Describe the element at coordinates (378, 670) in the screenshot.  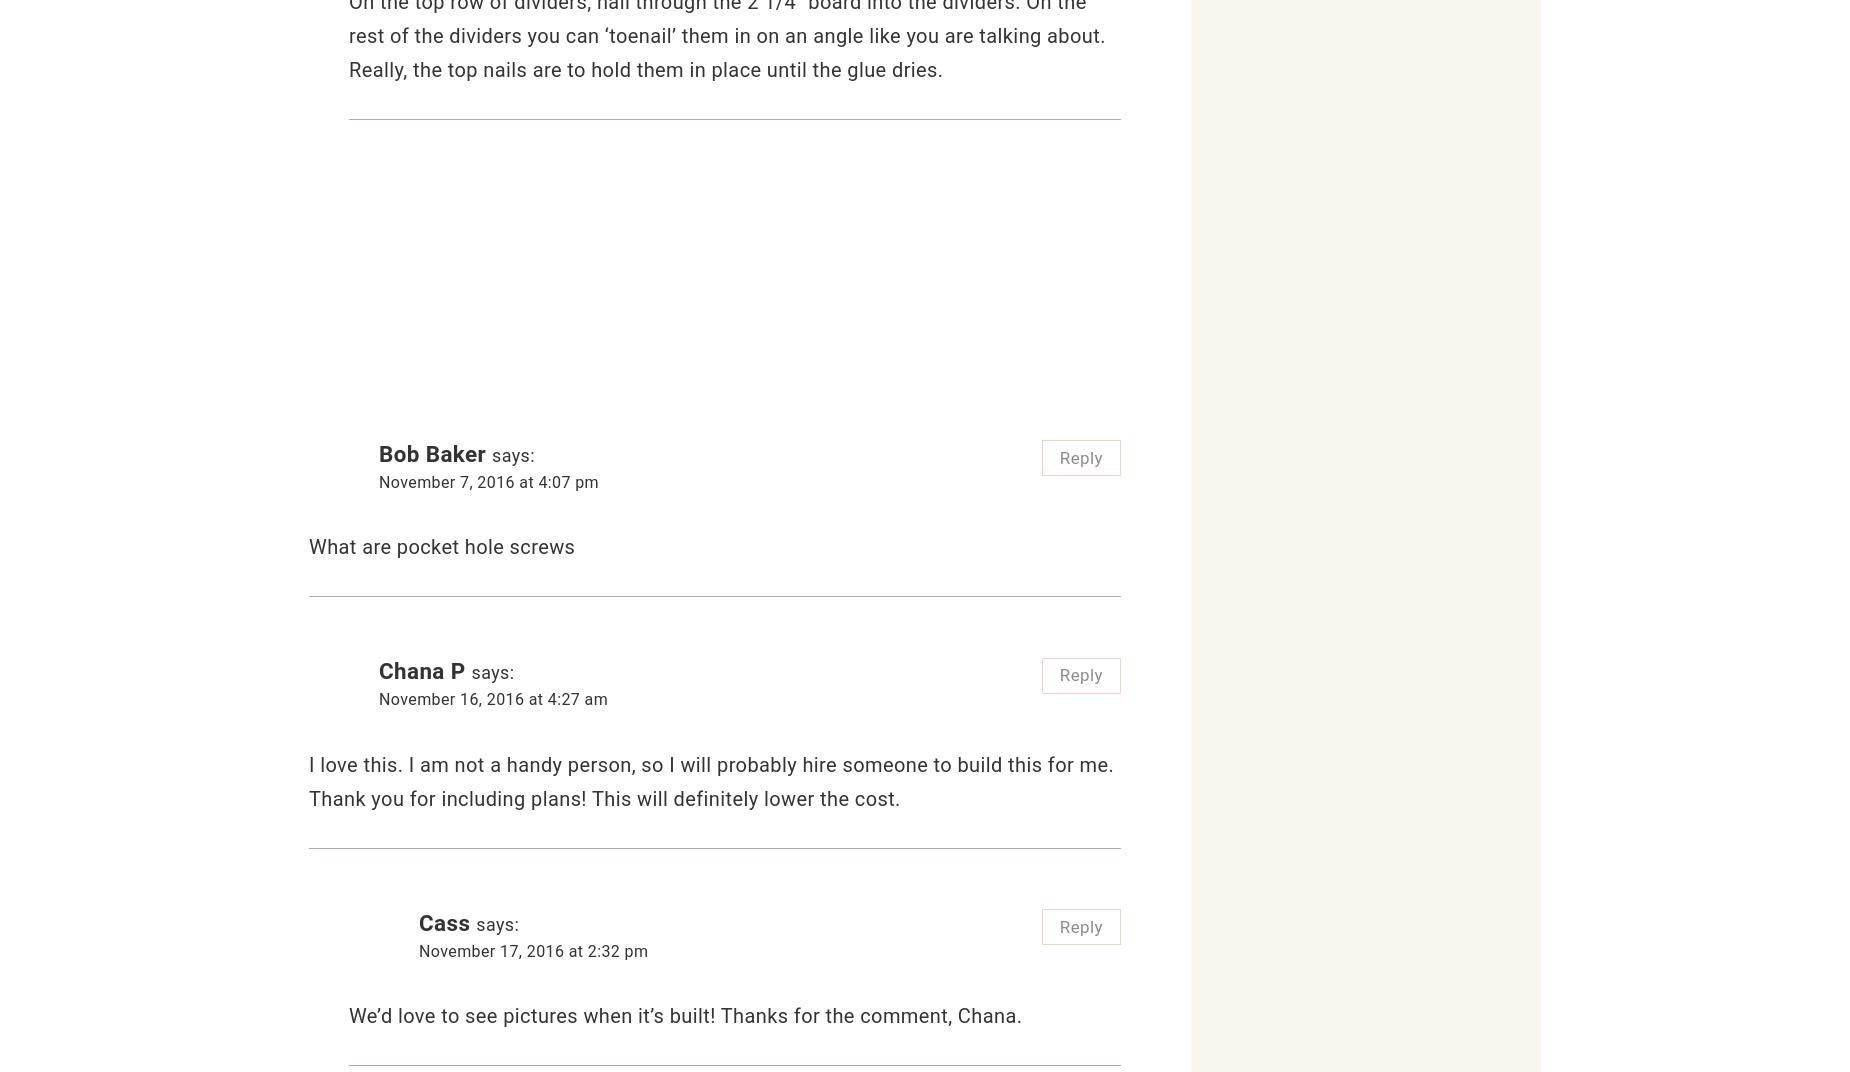
I see `'Chana P'` at that location.